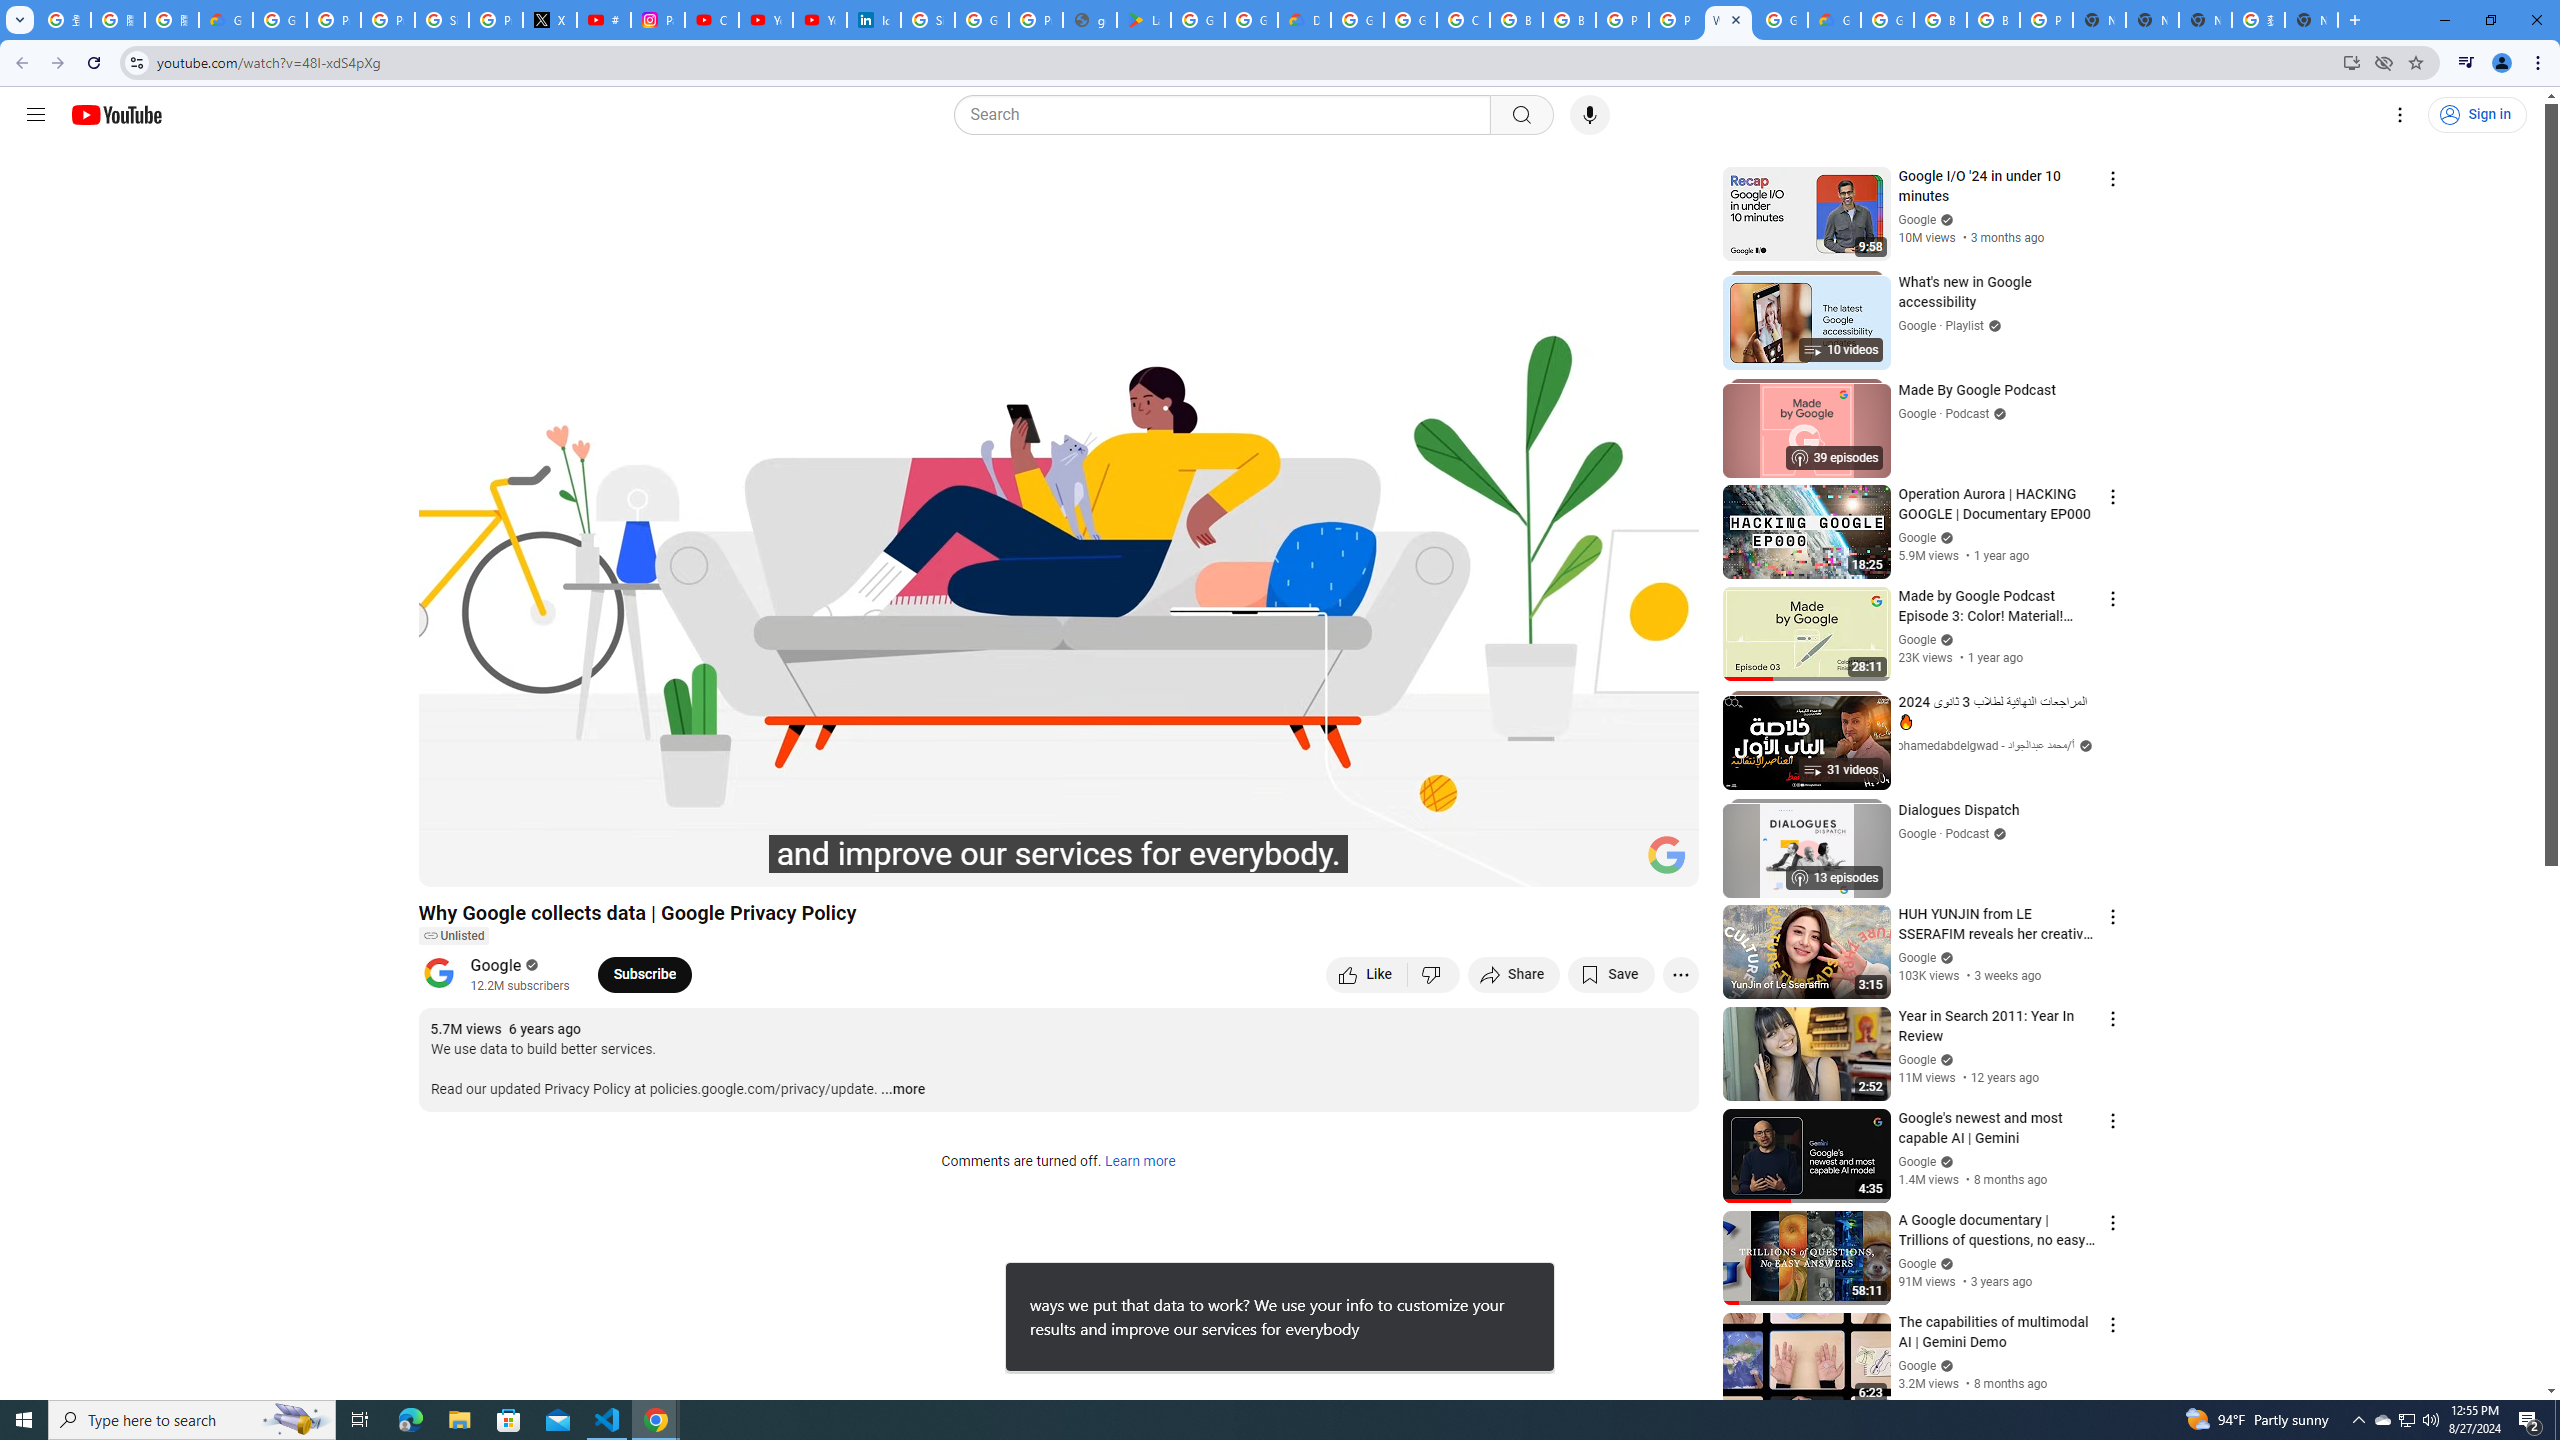 This screenshot has height=1440, width=2560. What do you see at coordinates (2311, 19) in the screenshot?
I see `'New Tab'` at bounding box center [2311, 19].